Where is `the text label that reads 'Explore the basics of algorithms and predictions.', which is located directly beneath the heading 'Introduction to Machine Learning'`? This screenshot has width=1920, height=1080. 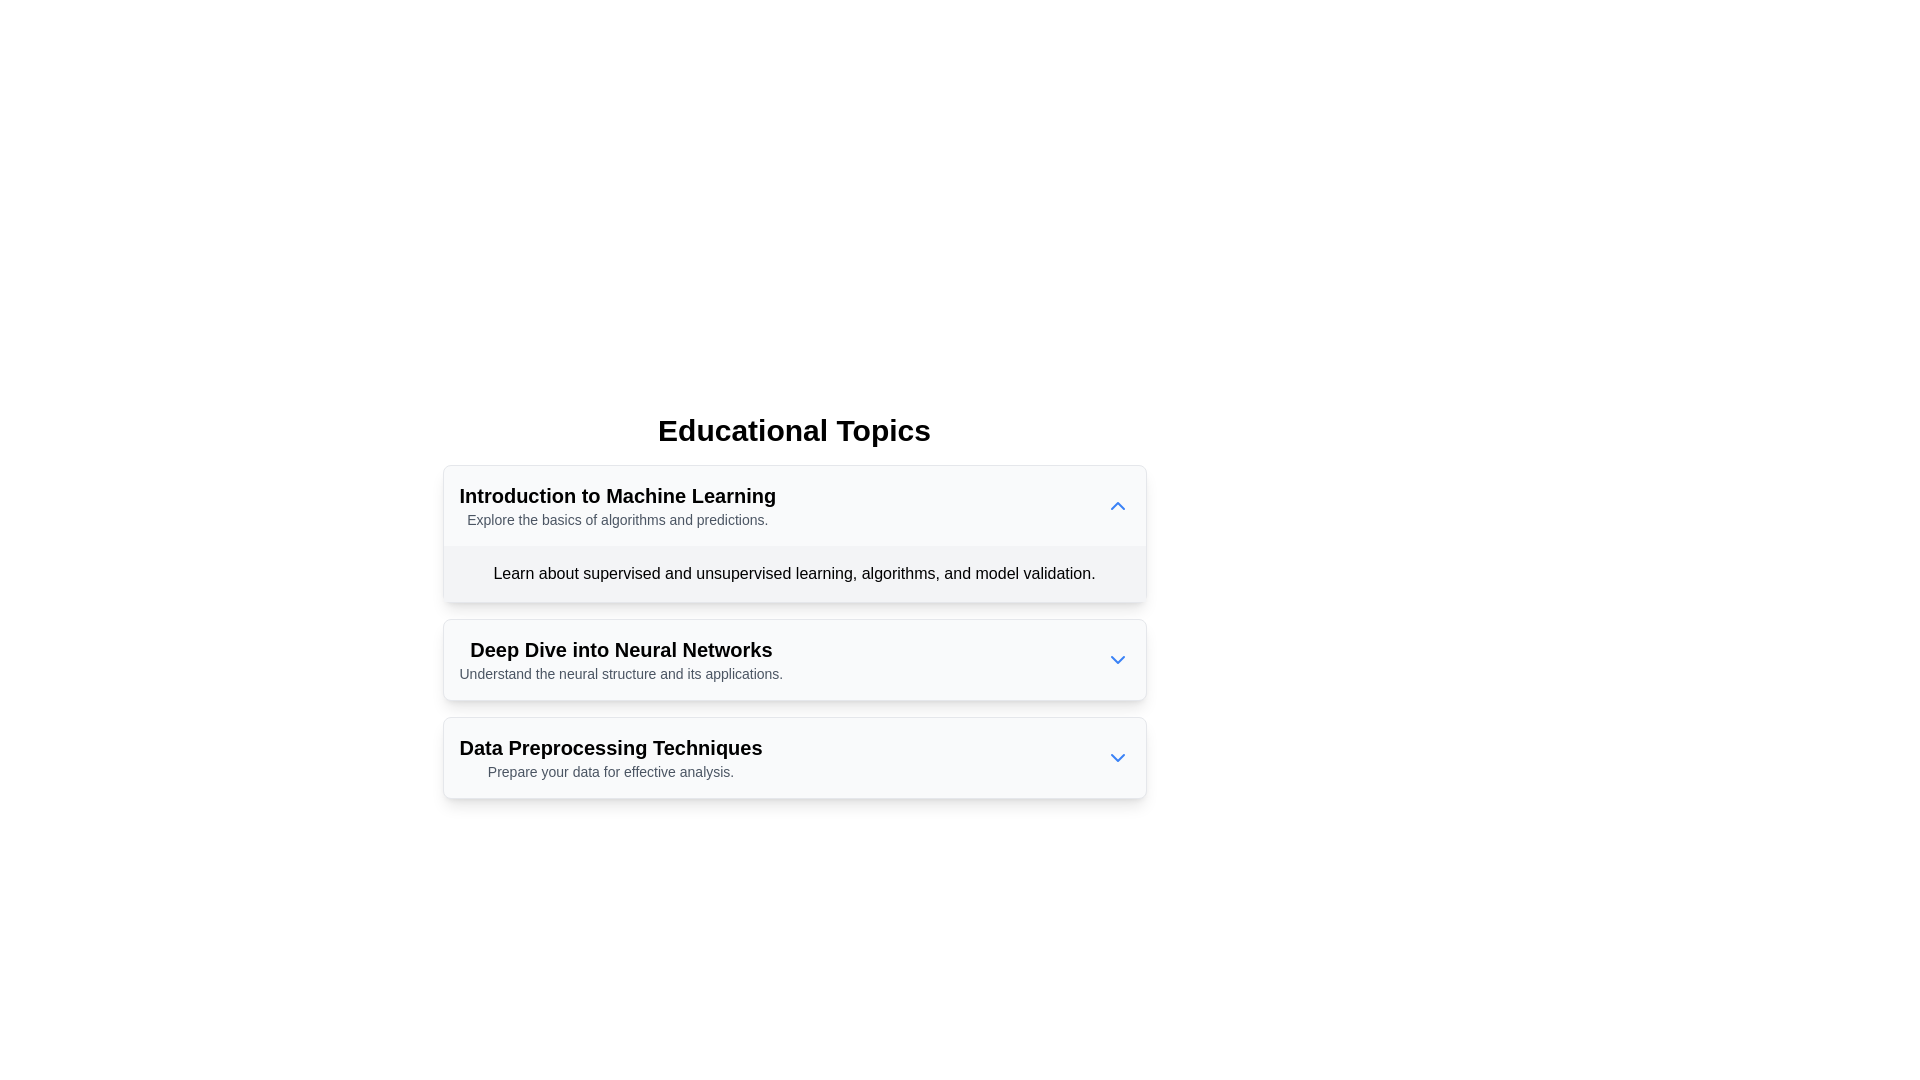
the text label that reads 'Explore the basics of algorithms and predictions.', which is located directly beneath the heading 'Introduction to Machine Learning' is located at coordinates (616, 519).